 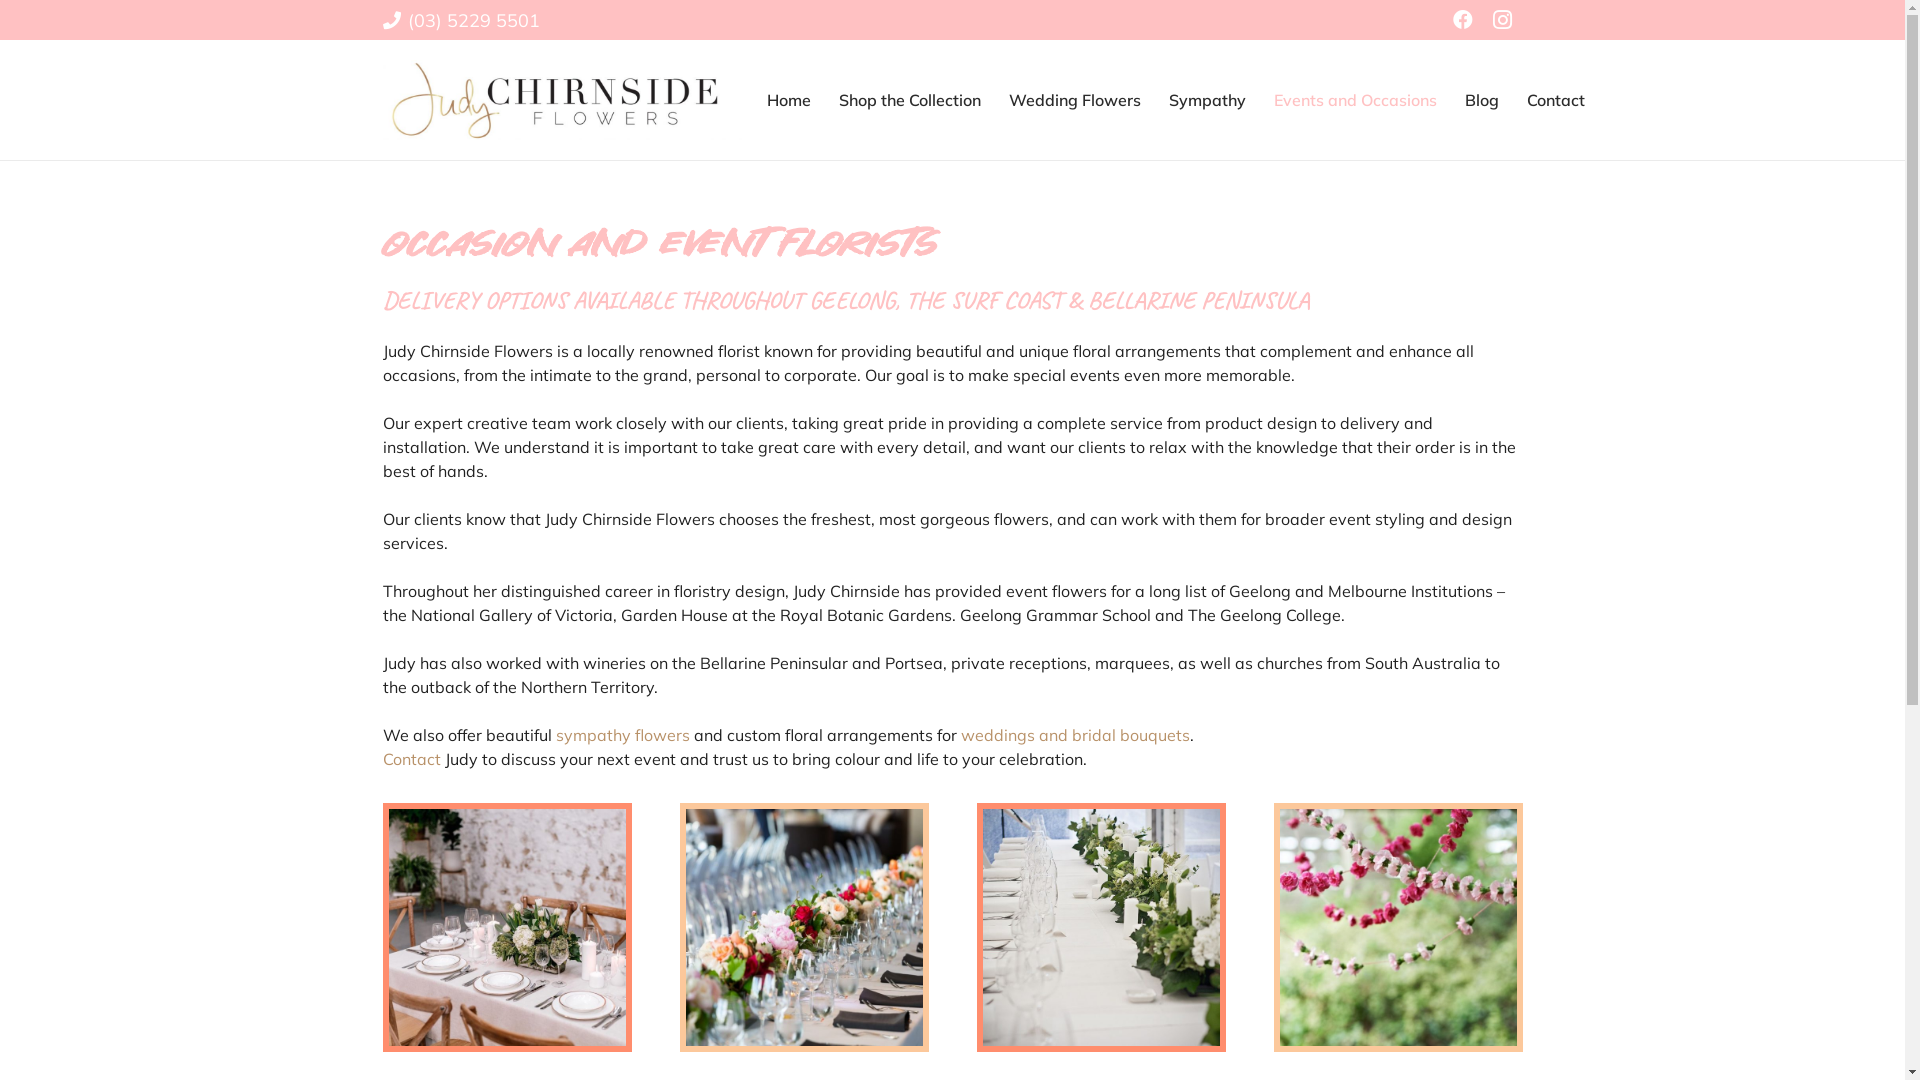 What do you see at coordinates (1482, 100) in the screenshot?
I see `'Blog'` at bounding box center [1482, 100].